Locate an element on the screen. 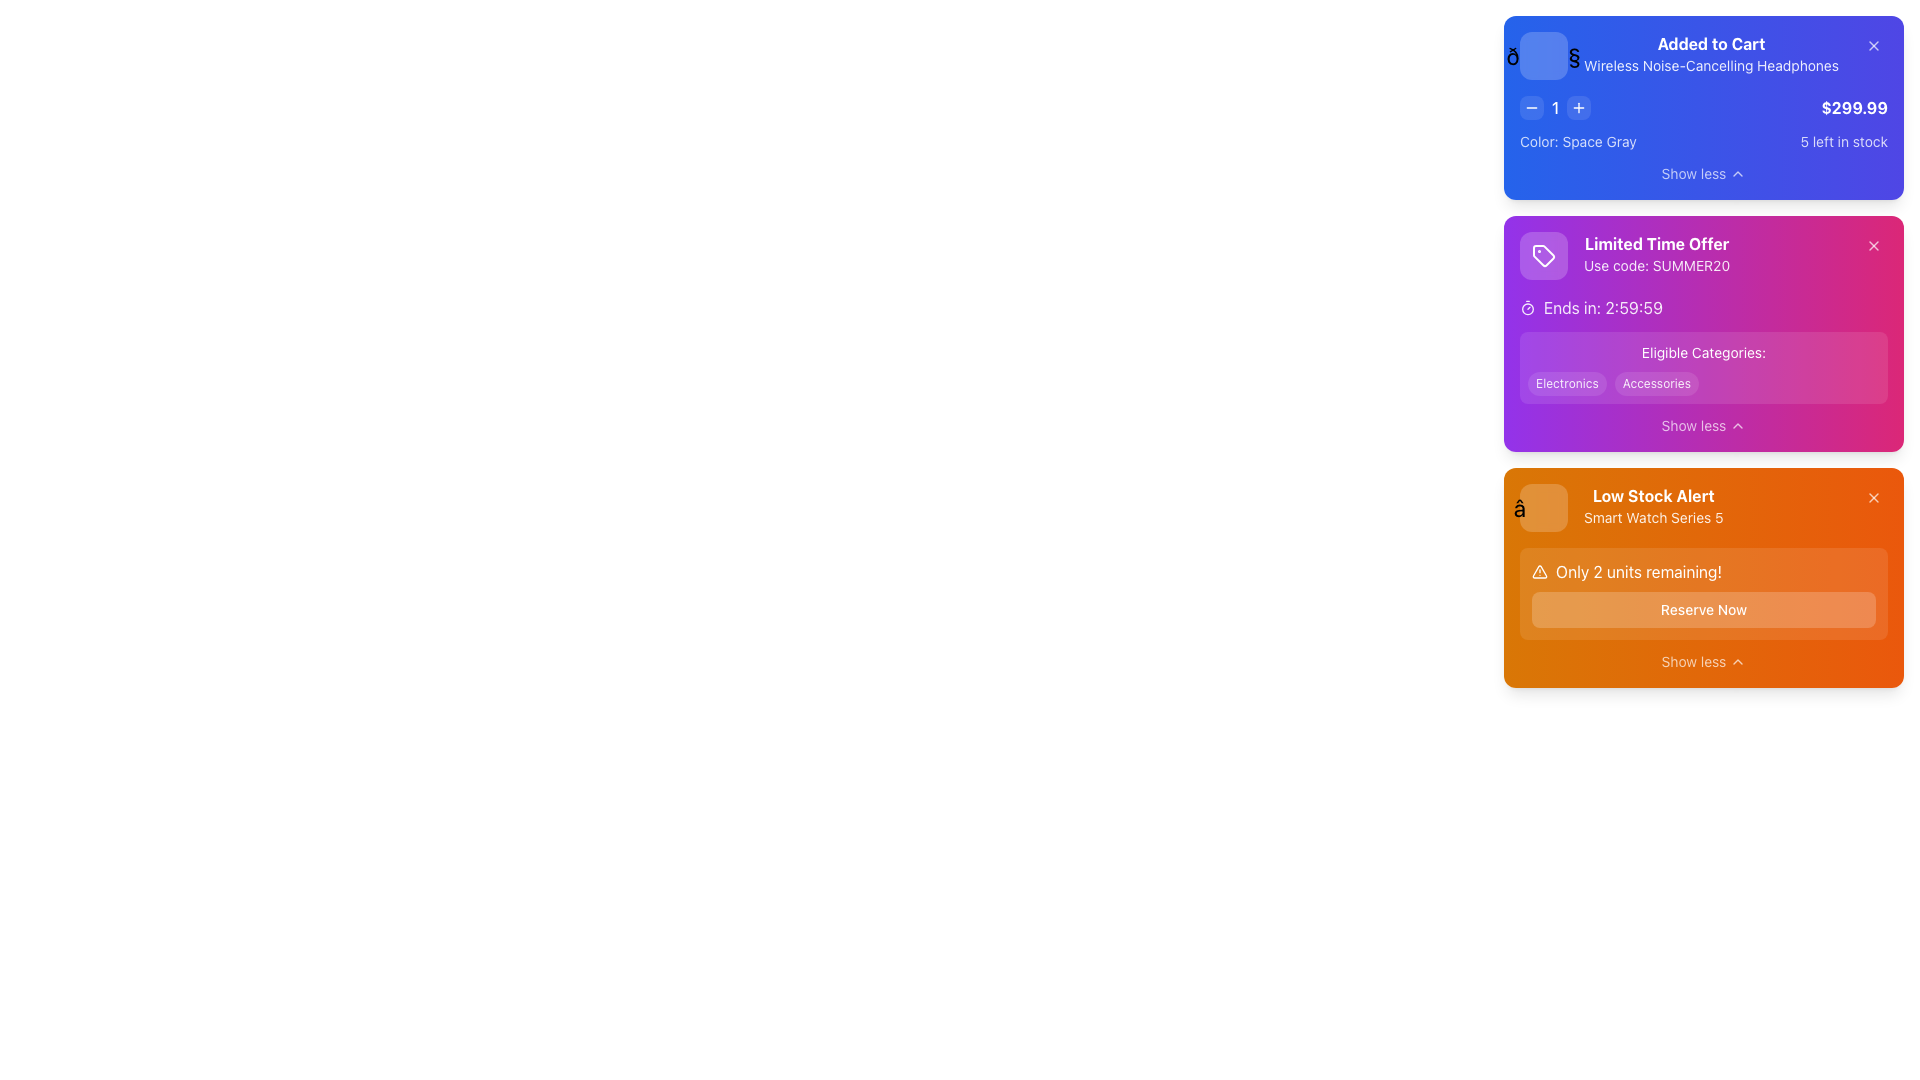 This screenshot has height=1080, width=1920. the 'Electronics' text badge, which is a rounded rectangular badge with white text on a translucent purple background, located below the 'Limited Time Offer' section is located at coordinates (1566, 384).